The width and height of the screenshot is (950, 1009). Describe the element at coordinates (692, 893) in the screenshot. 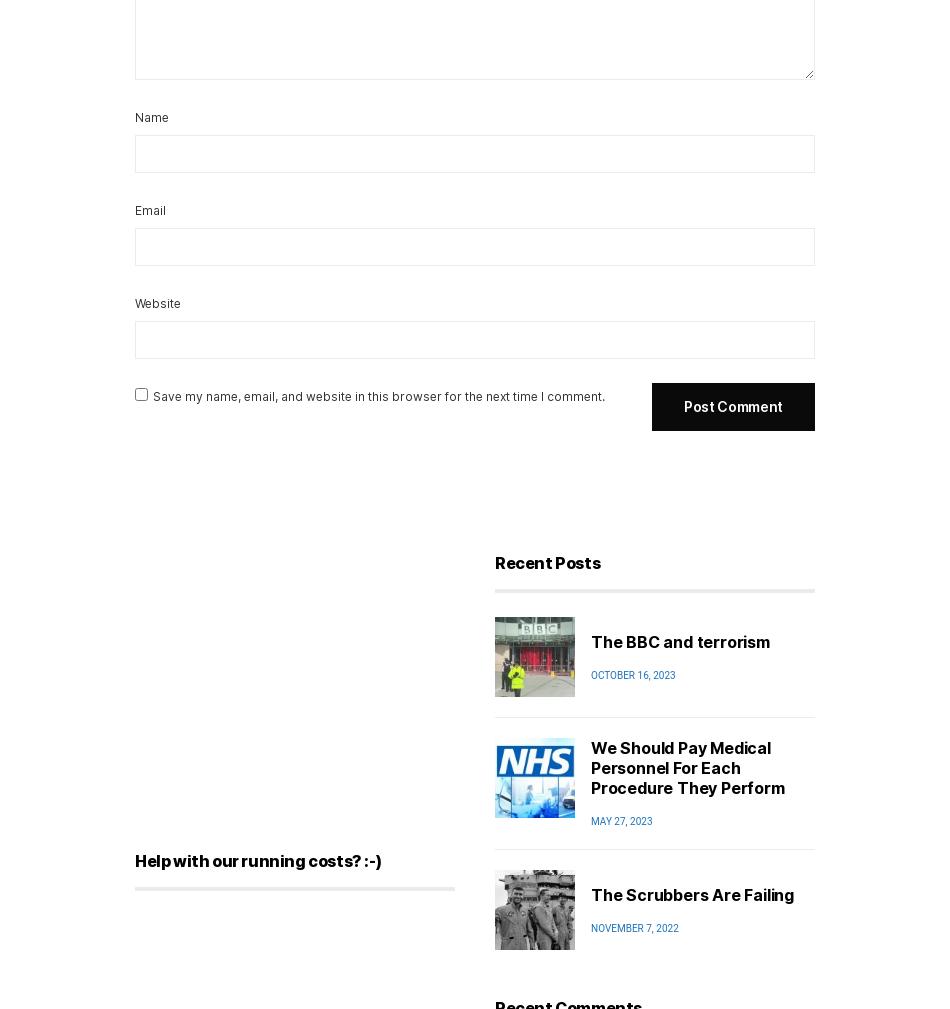

I see `'The Scrubbers Are Failing'` at that location.